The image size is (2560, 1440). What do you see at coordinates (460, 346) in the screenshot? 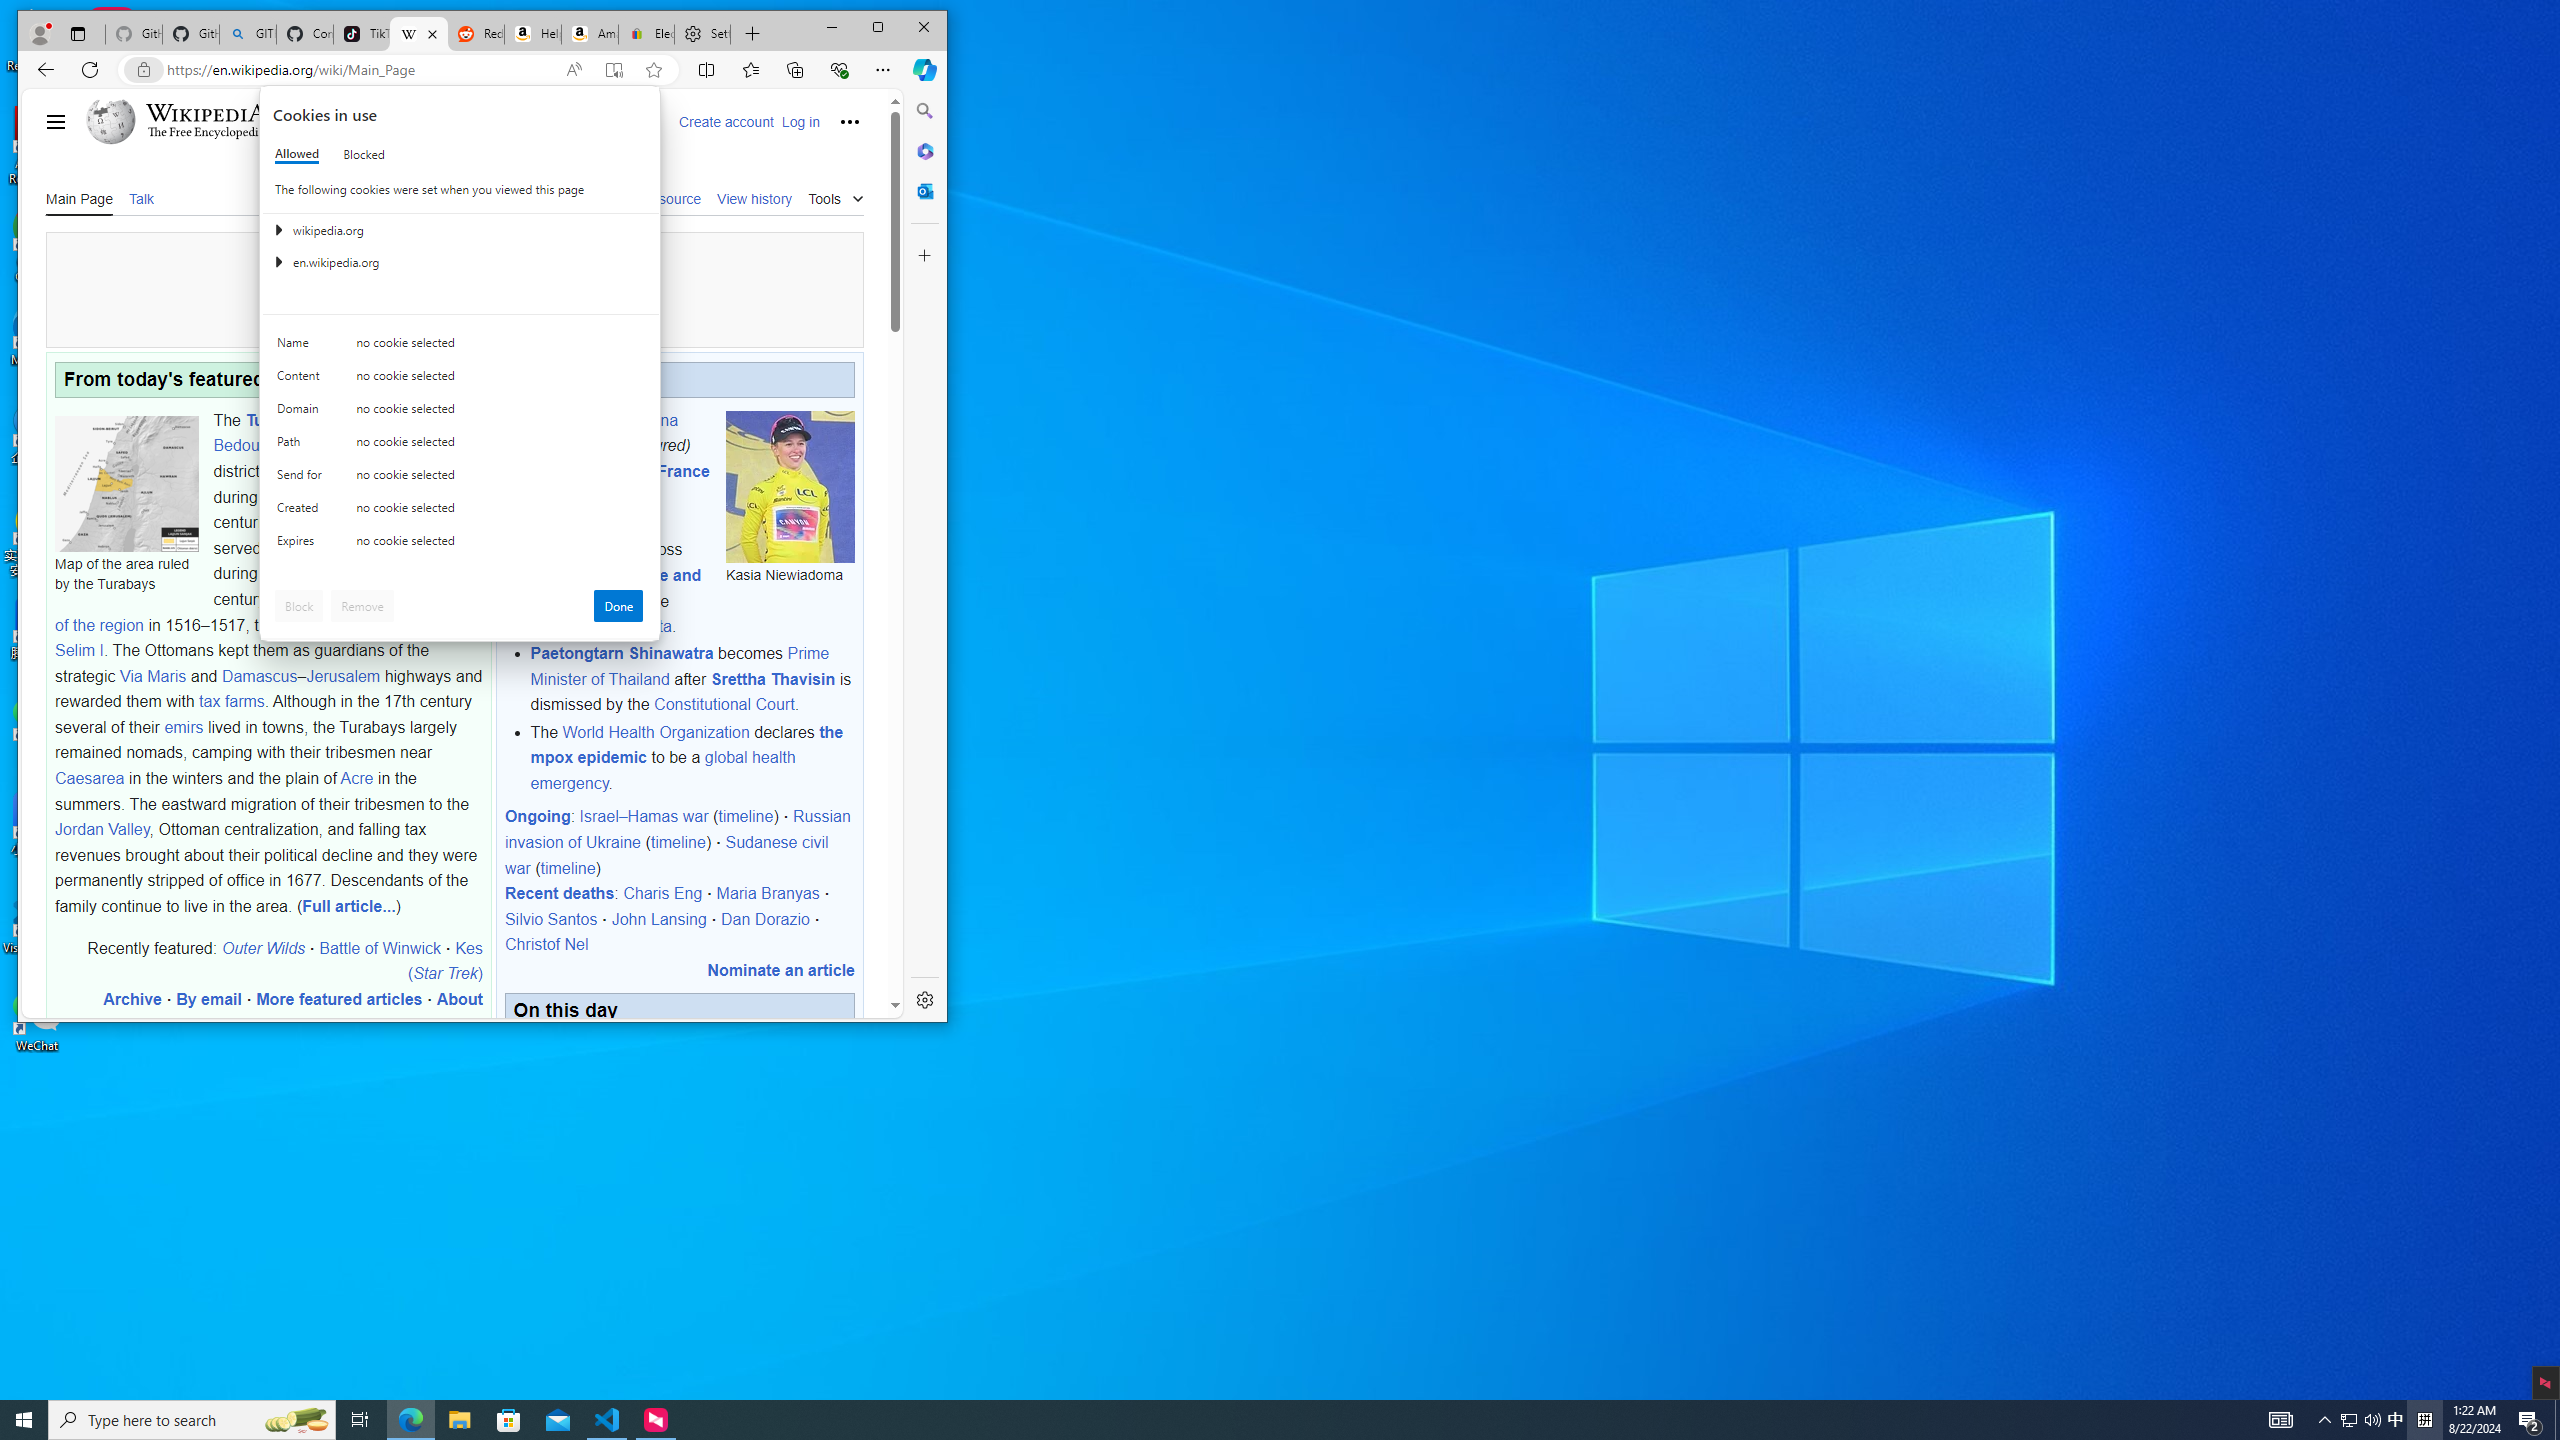
I see `'Class: c0153 c0157 c0154'` at bounding box center [460, 346].